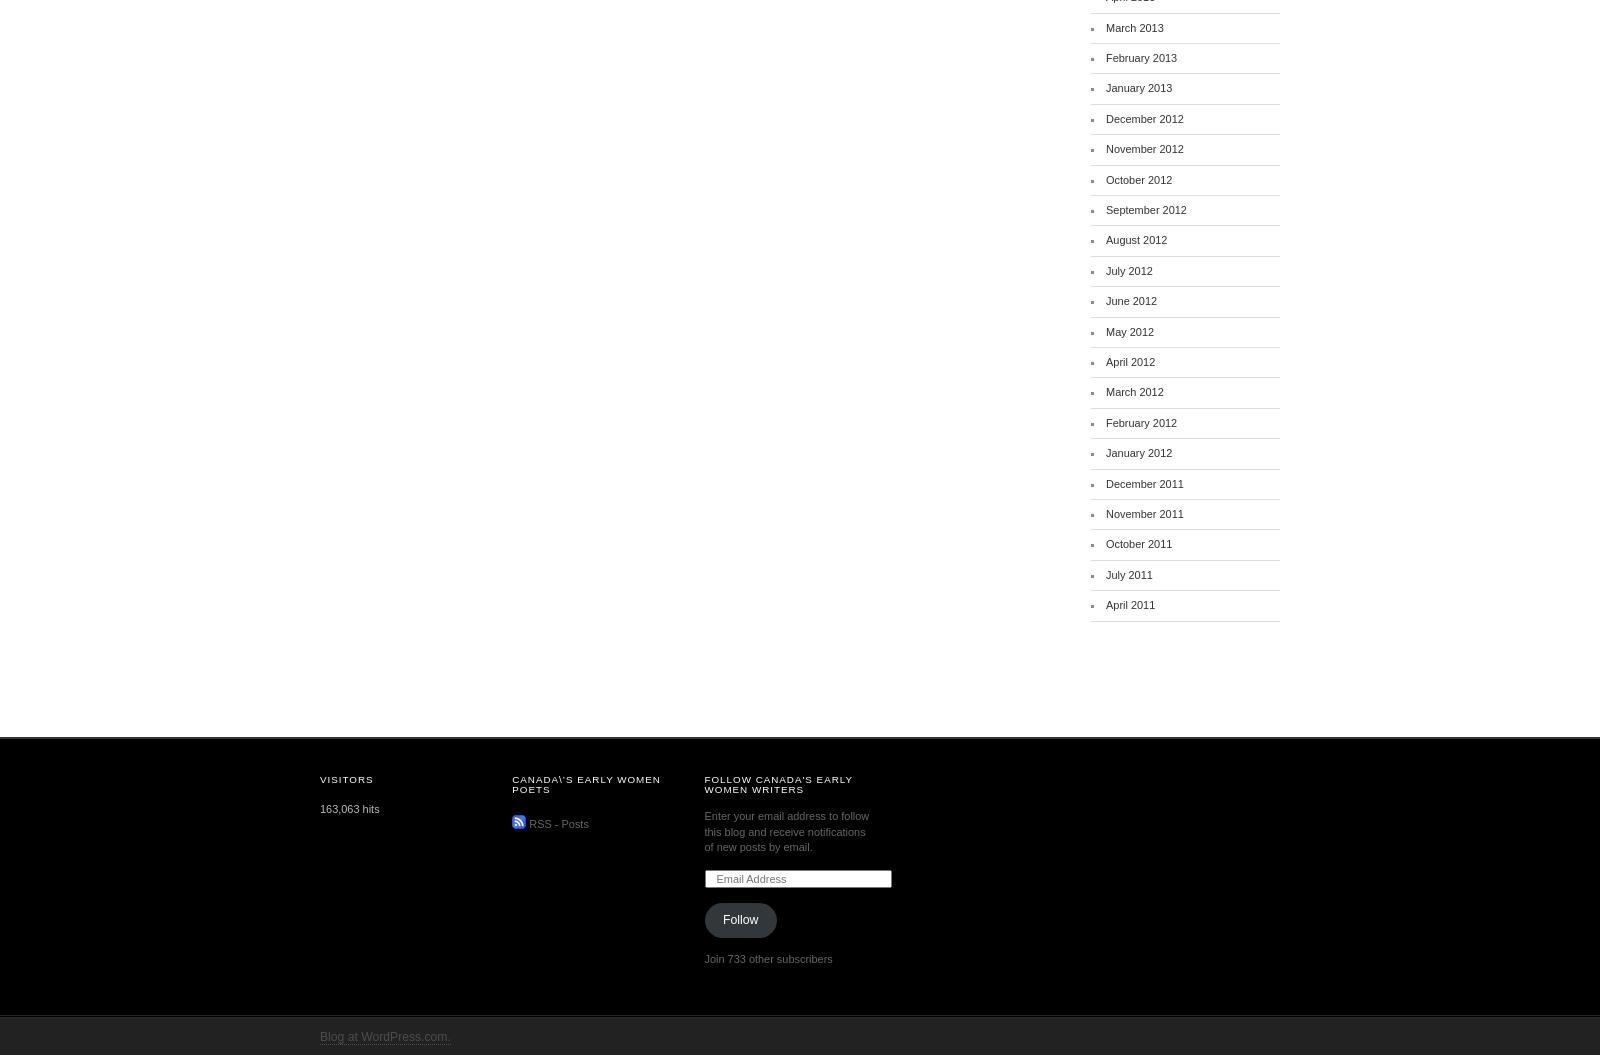 The image size is (1600, 1055). Describe the element at coordinates (584, 782) in the screenshot. I see `'Canada\’s Early Women Poets'` at that location.